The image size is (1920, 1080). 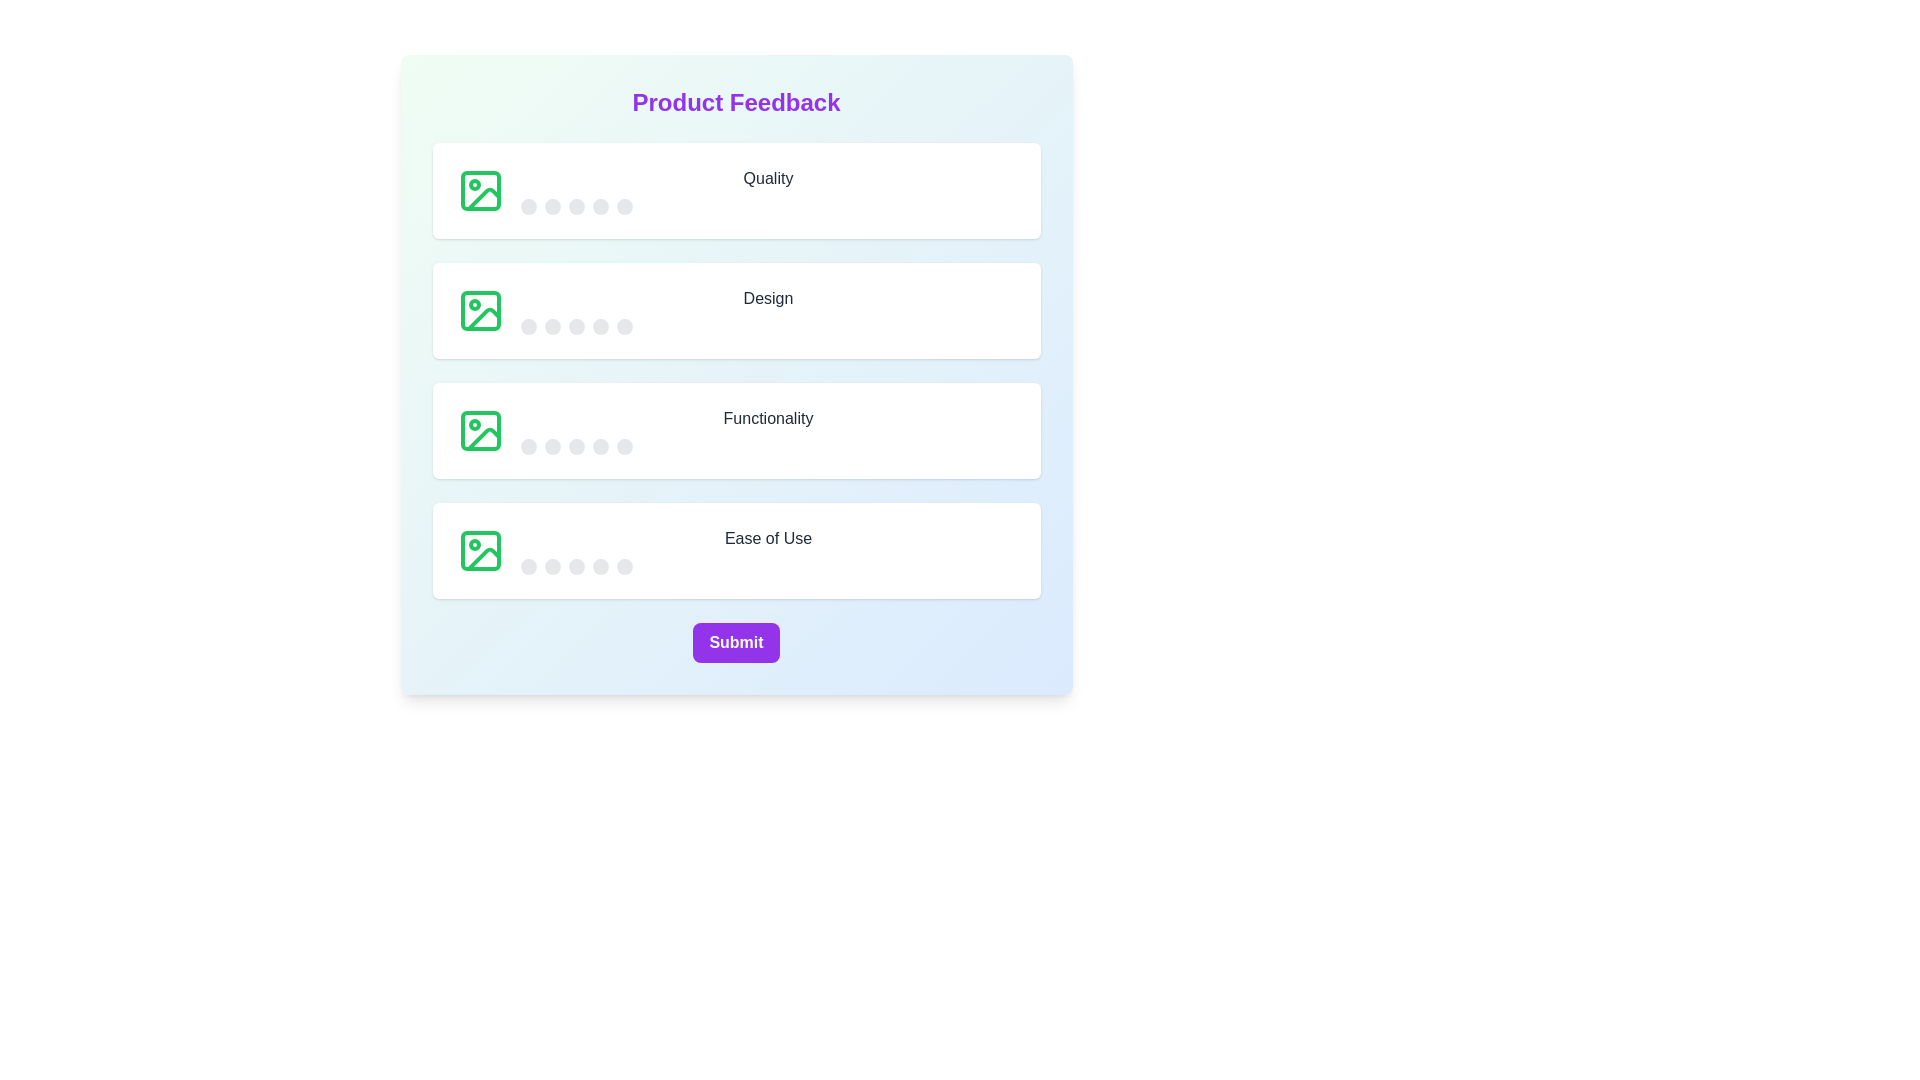 What do you see at coordinates (552, 567) in the screenshot?
I see `the star corresponding to 2 stars for the 'Ease of Use' category` at bounding box center [552, 567].